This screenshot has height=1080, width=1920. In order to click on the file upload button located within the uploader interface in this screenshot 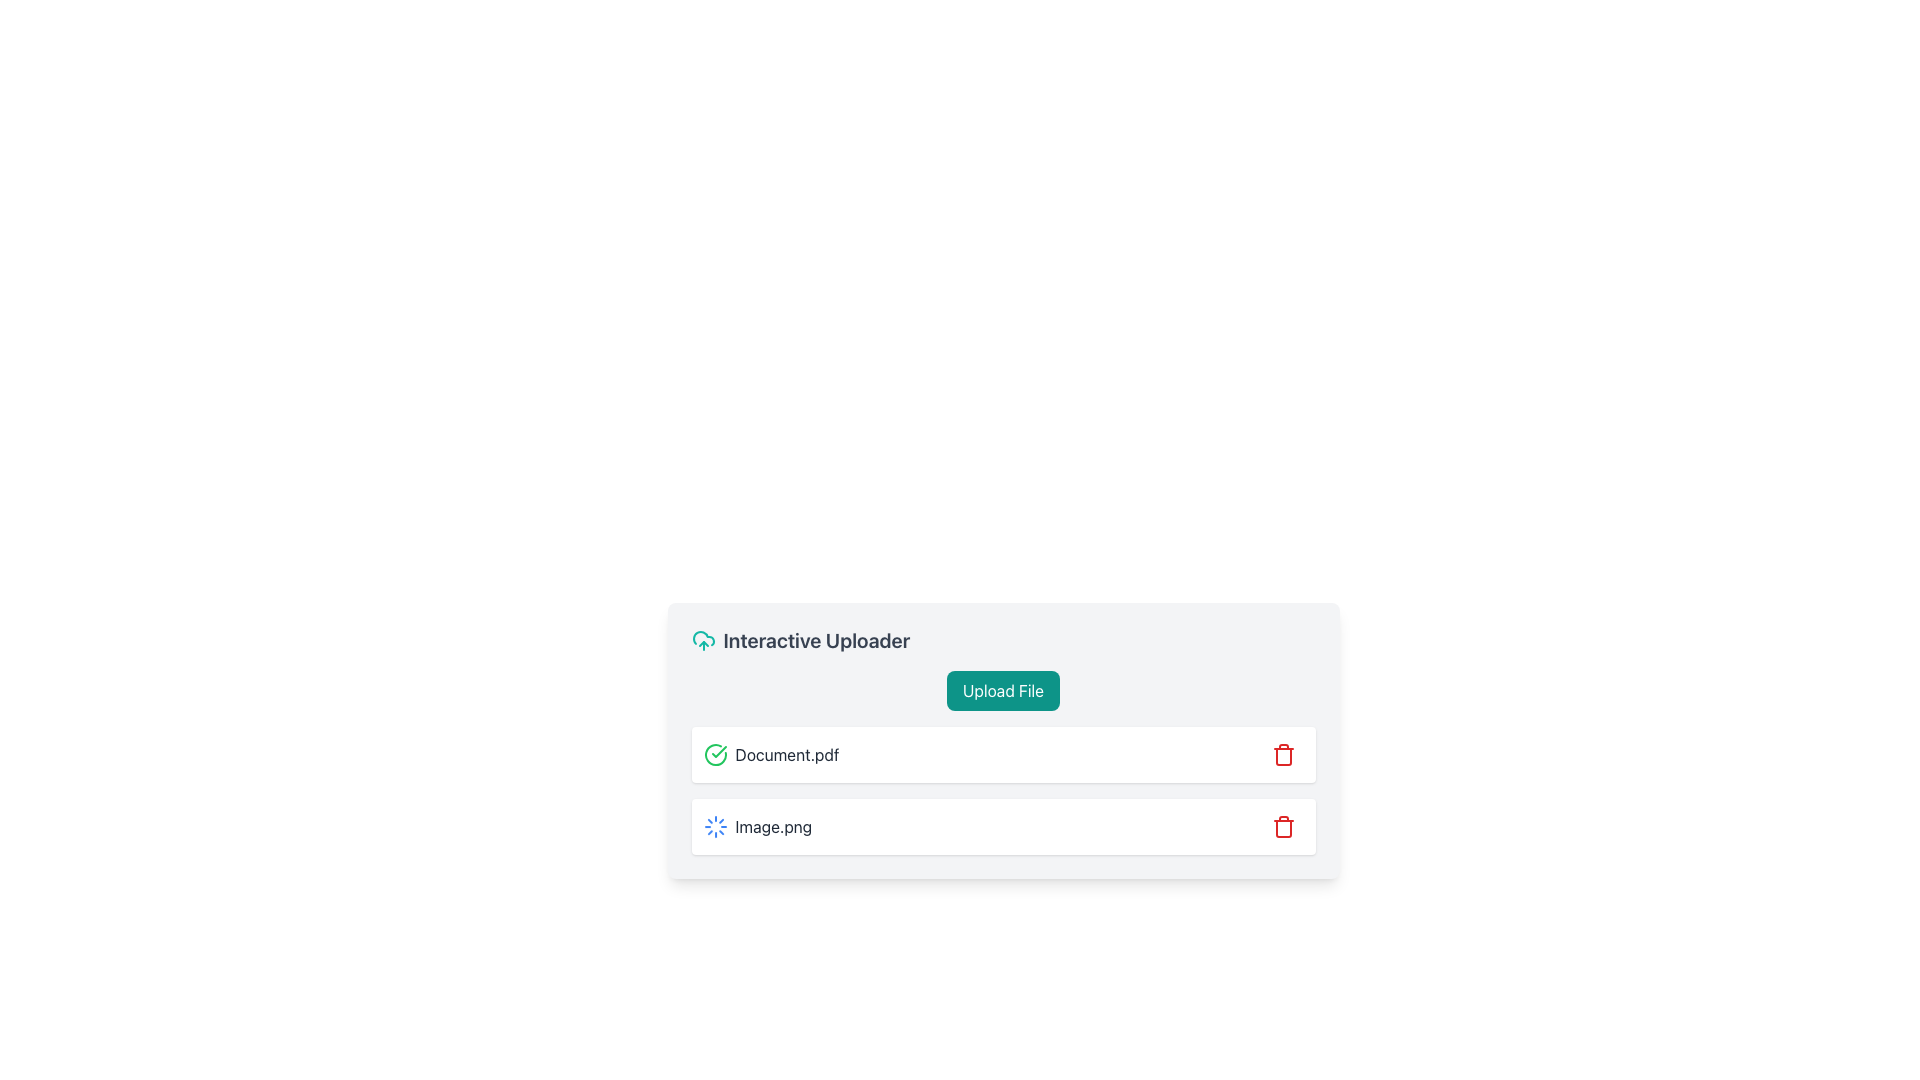, I will do `click(1003, 689)`.